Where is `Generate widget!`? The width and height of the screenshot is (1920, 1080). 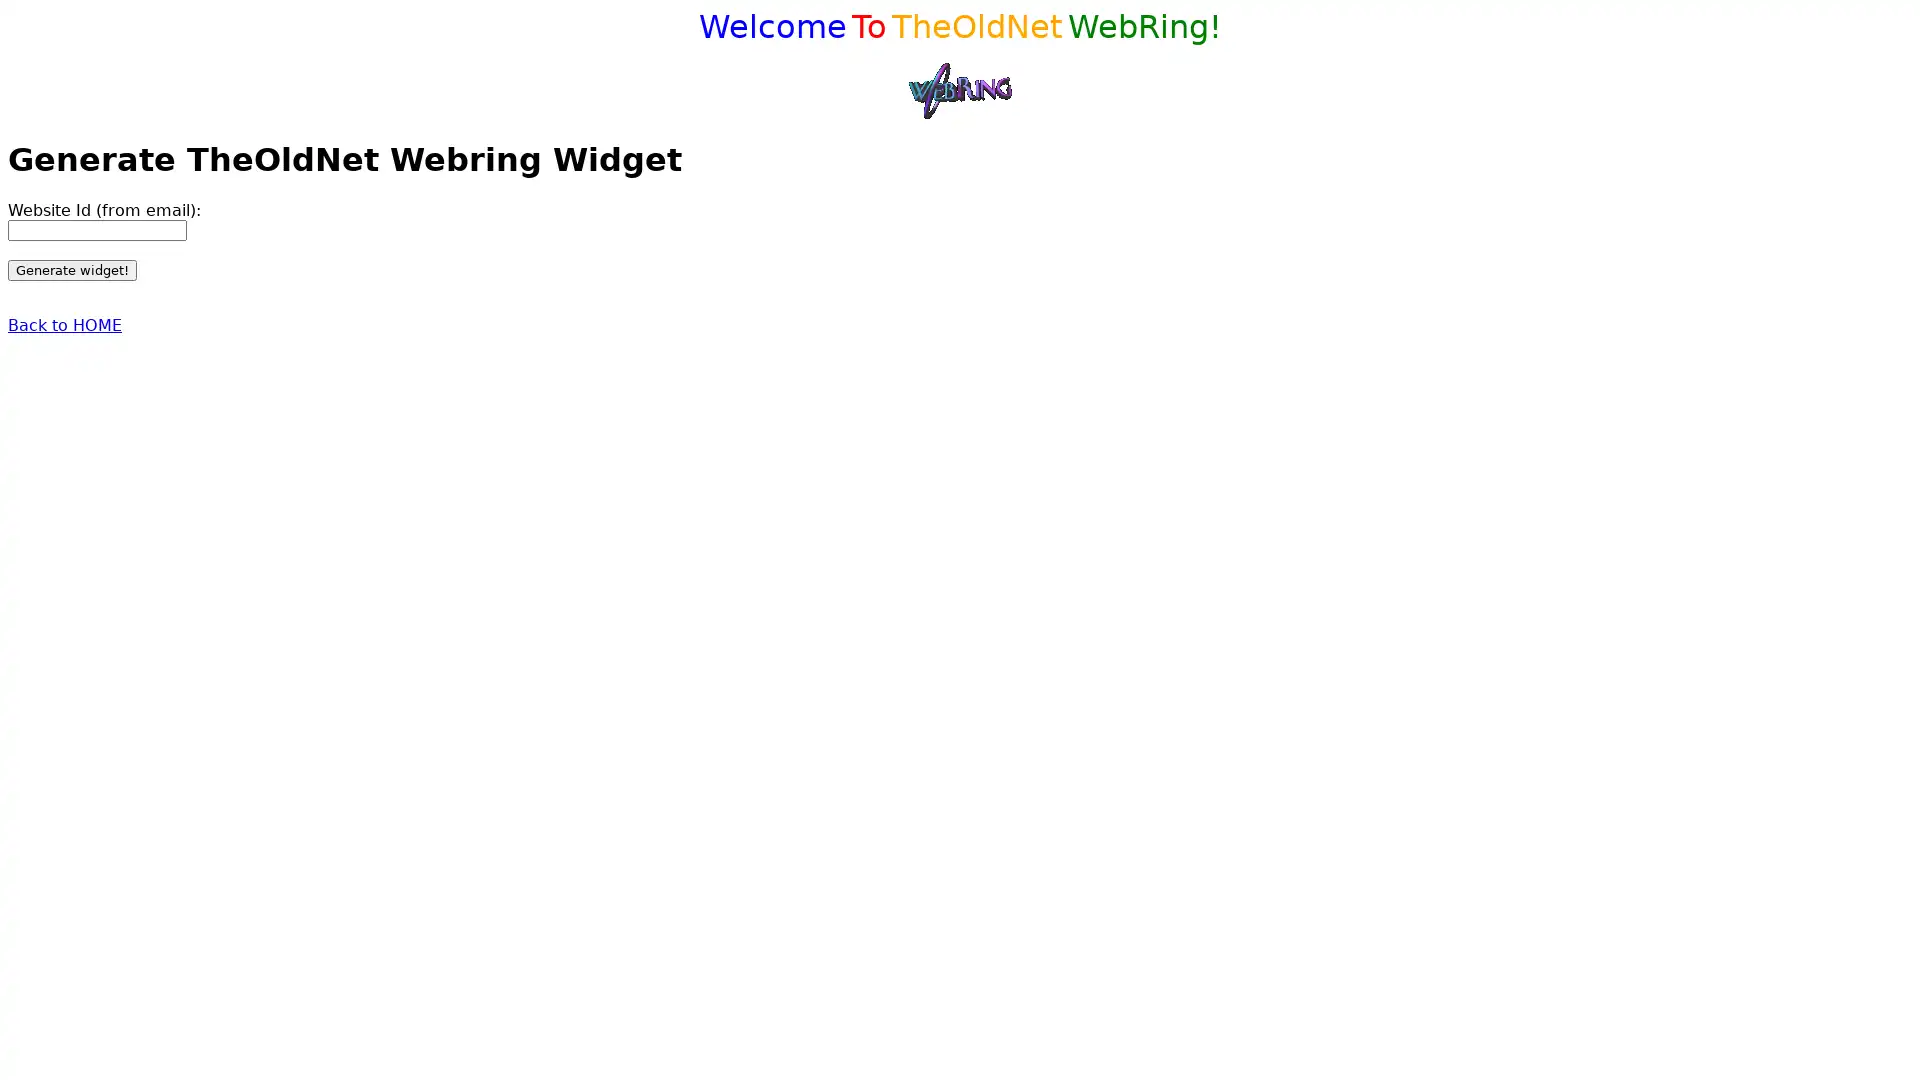 Generate widget! is located at coordinates (72, 268).